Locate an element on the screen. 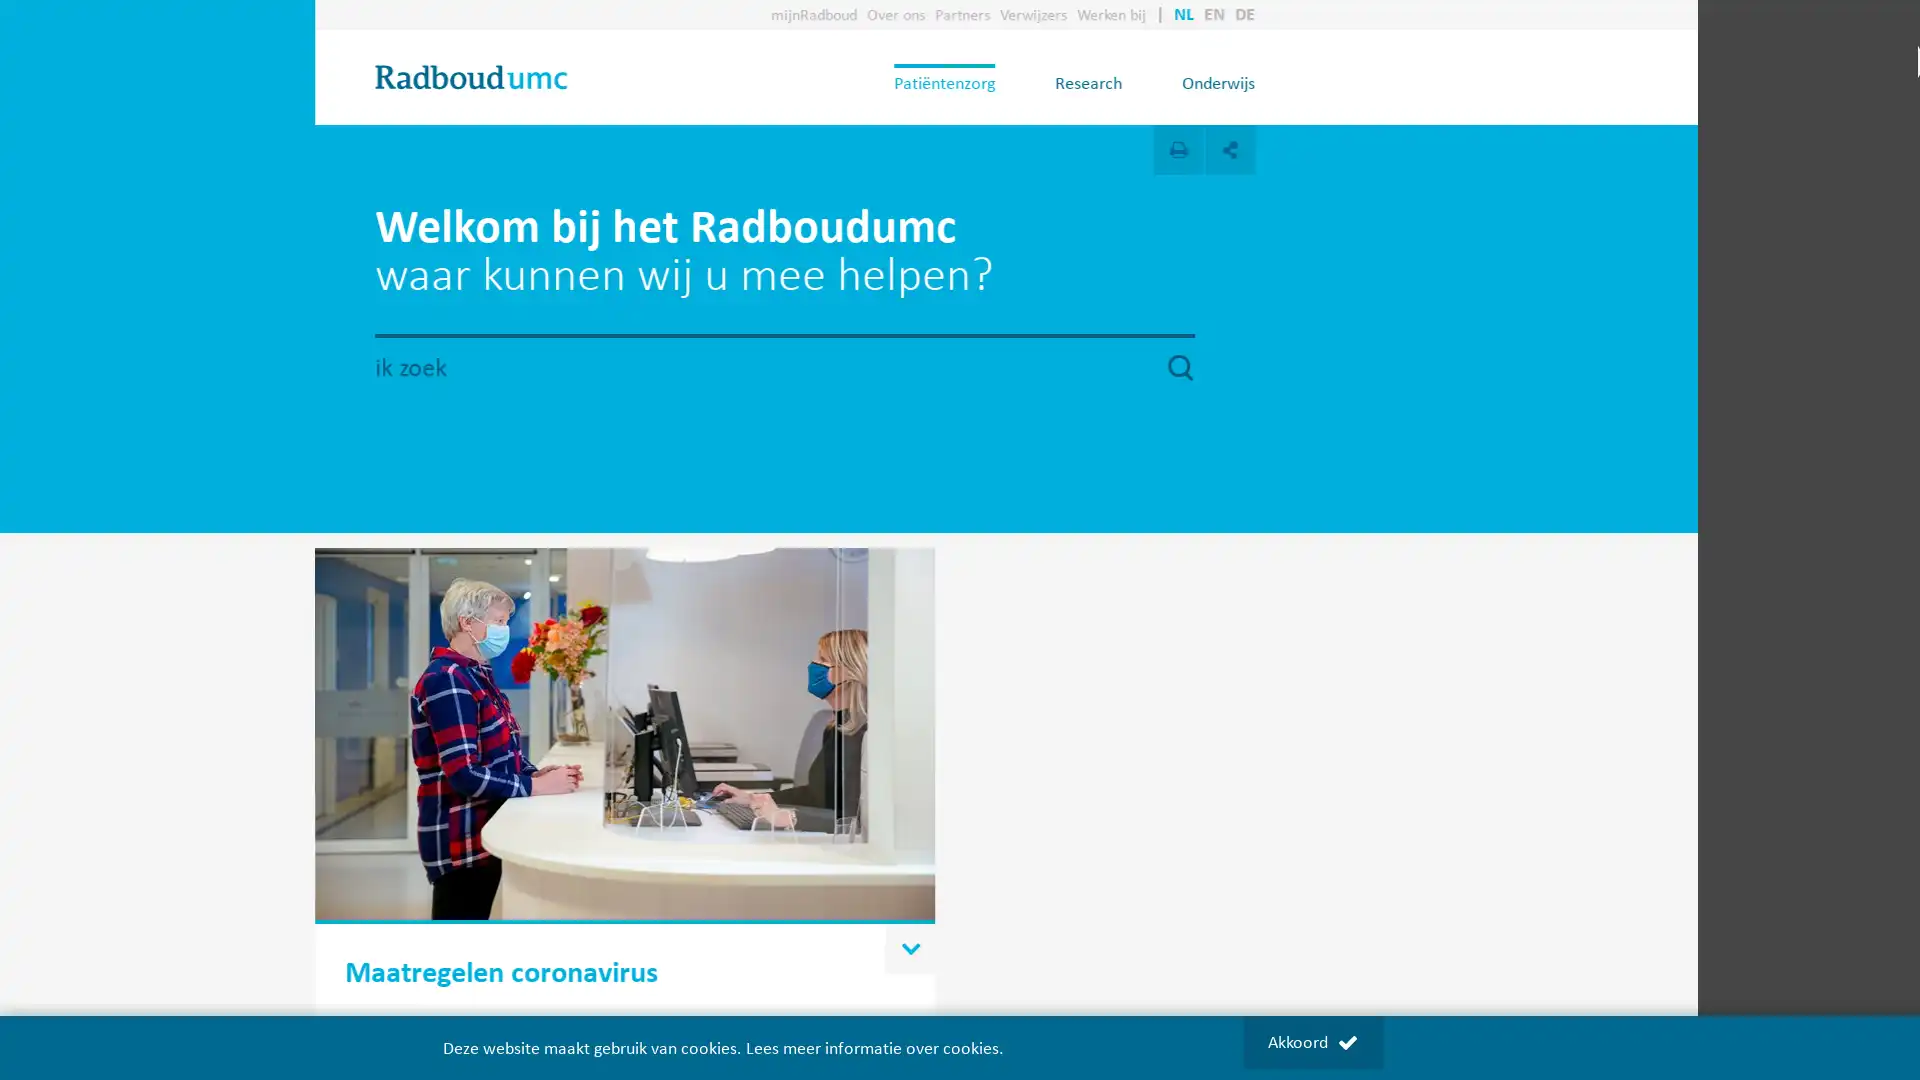 Image resolution: width=1920 pixels, height=1080 pixels. Onderwijs is located at coordinates (1346, 82).